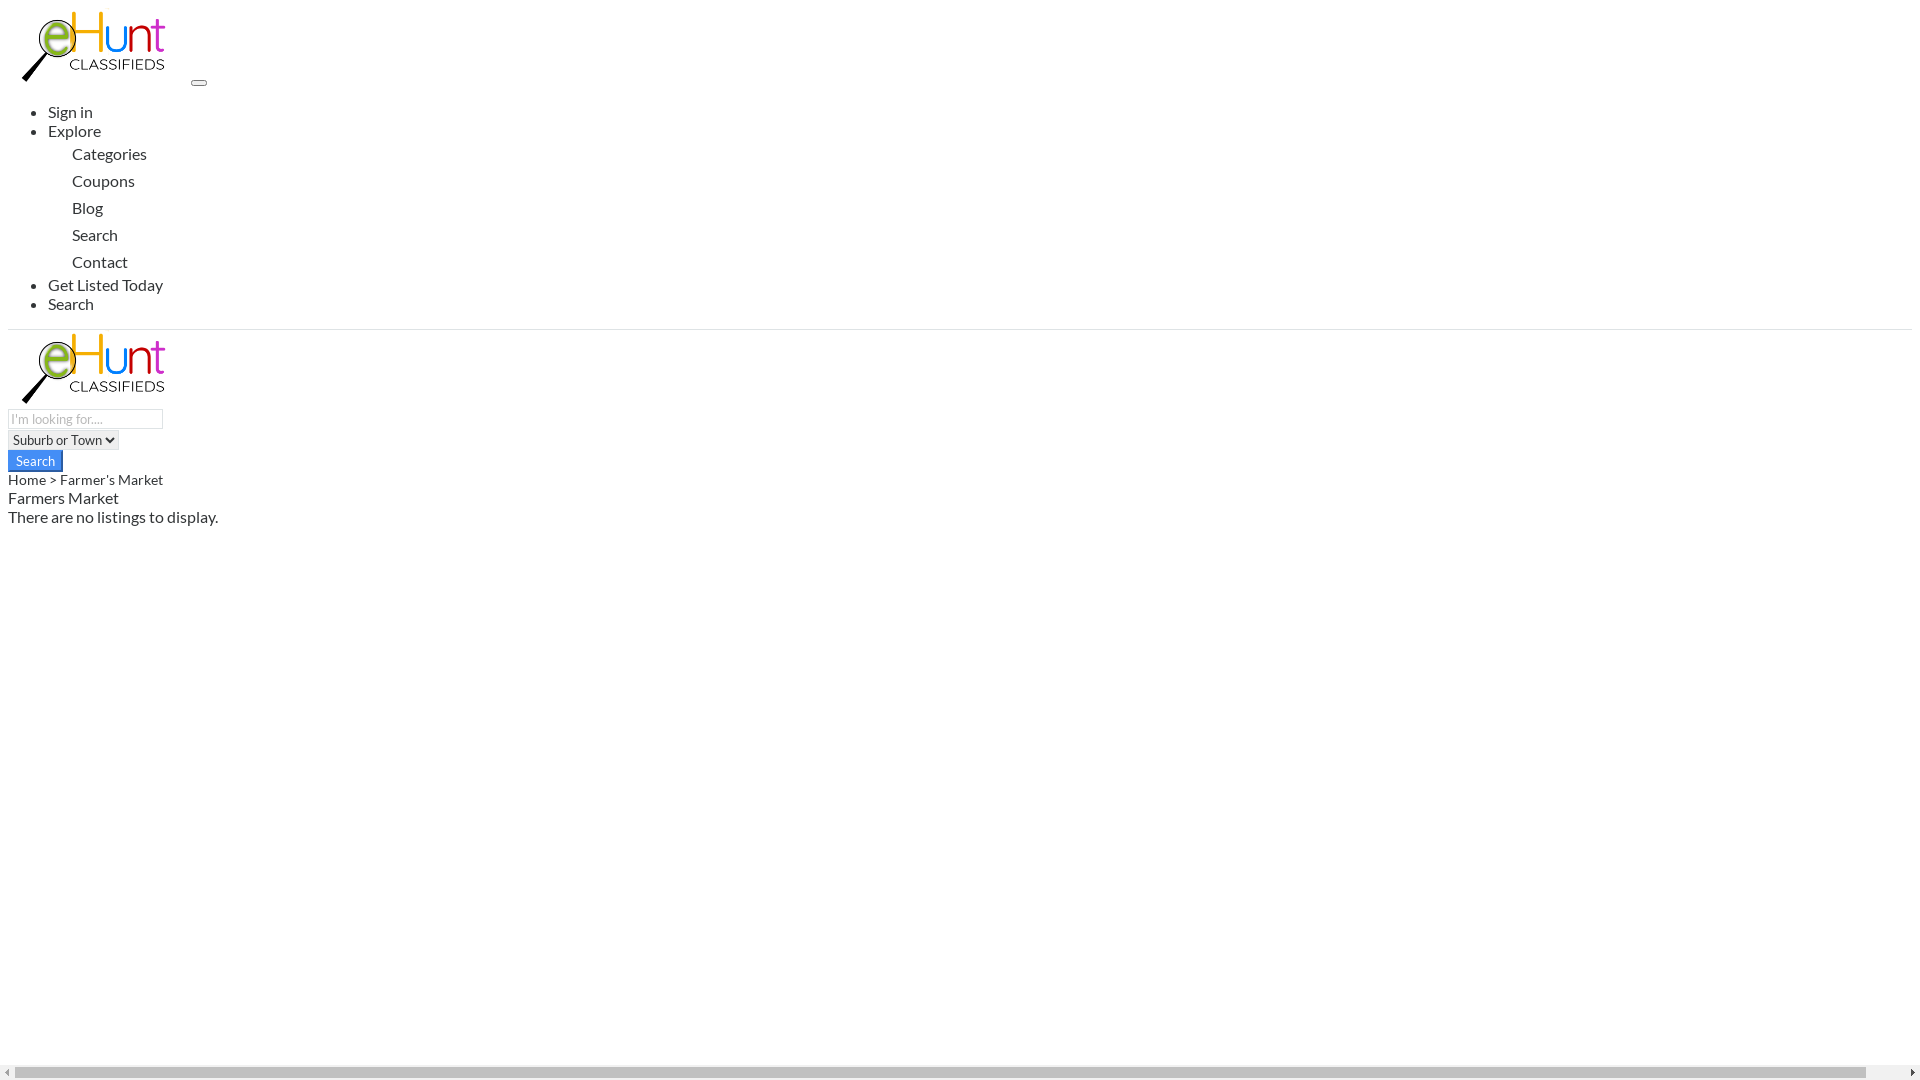 This screenshot has width=1920, height=1080. I want to click on 'Search', so click(71, 303).